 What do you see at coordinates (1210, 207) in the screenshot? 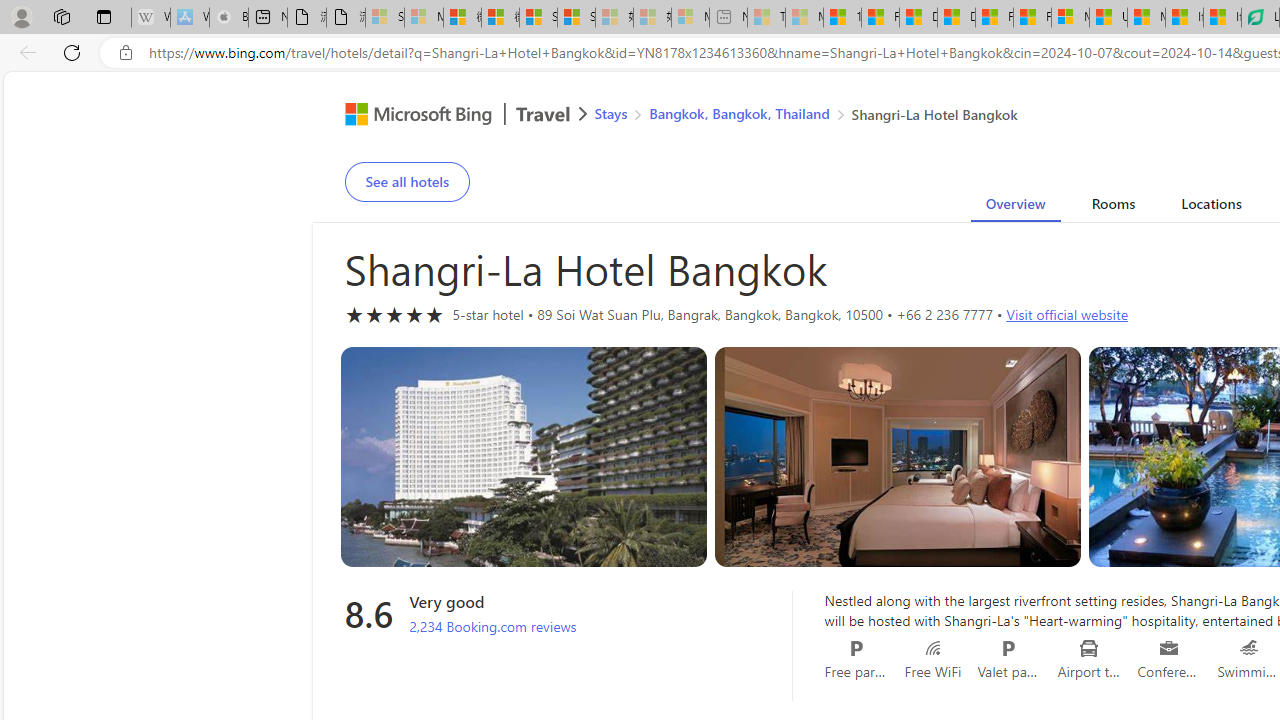
I see `'Locations'` at bounding box center [1210, 207].